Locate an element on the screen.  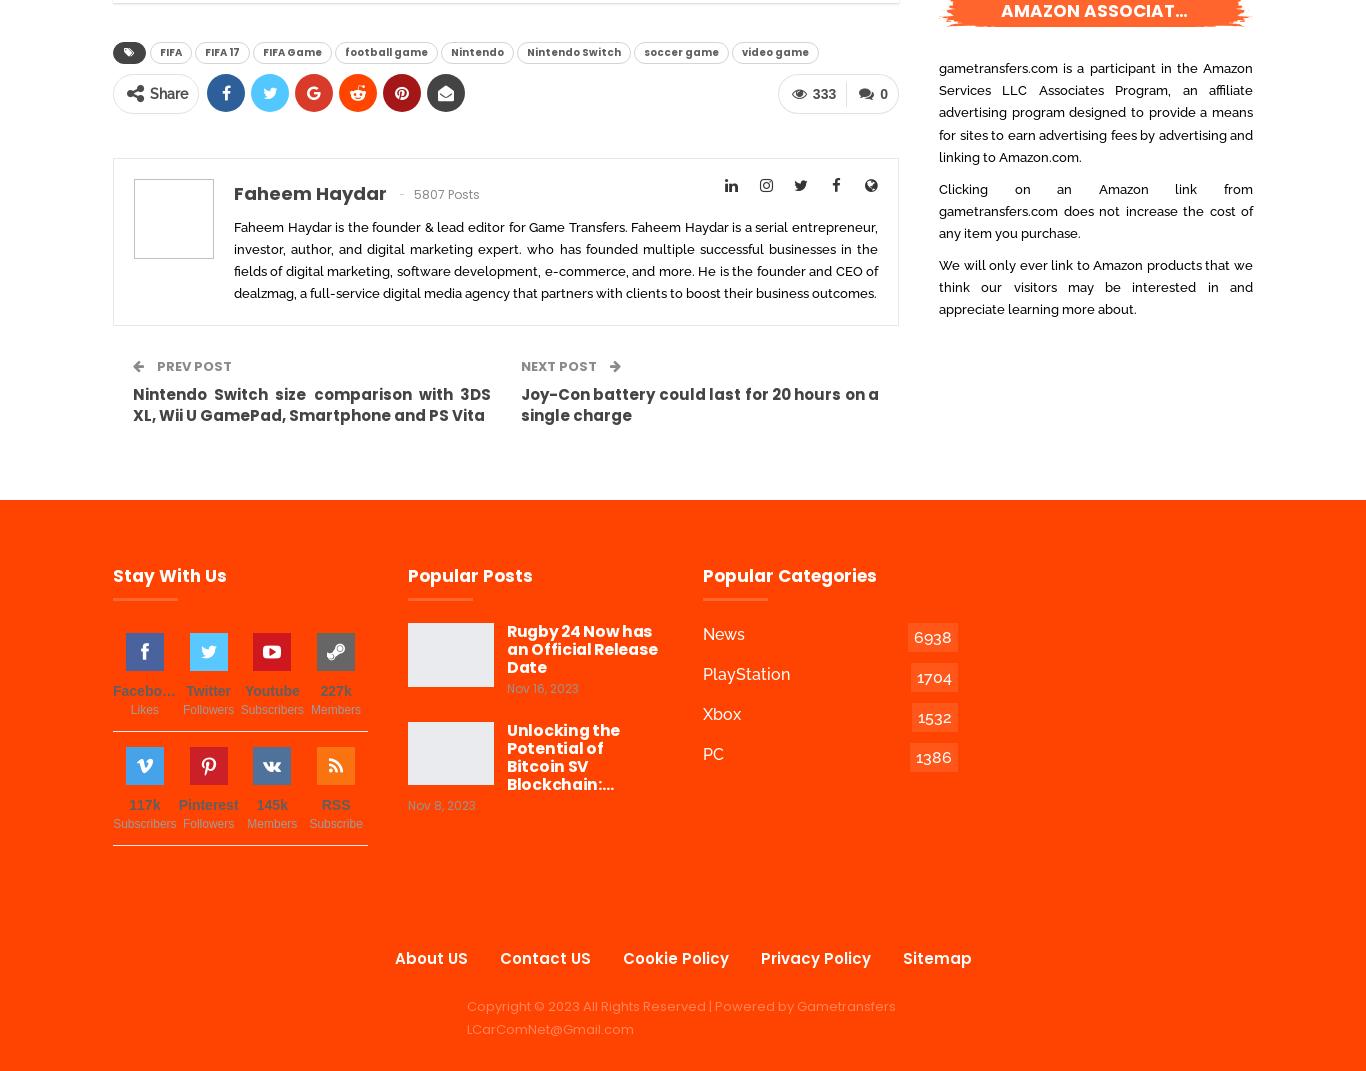
'Nintendo Switch size comparison with 3DS XL, Wii U GamePad, Smartphone and PS Vita' is located at coordinates (311, 405).